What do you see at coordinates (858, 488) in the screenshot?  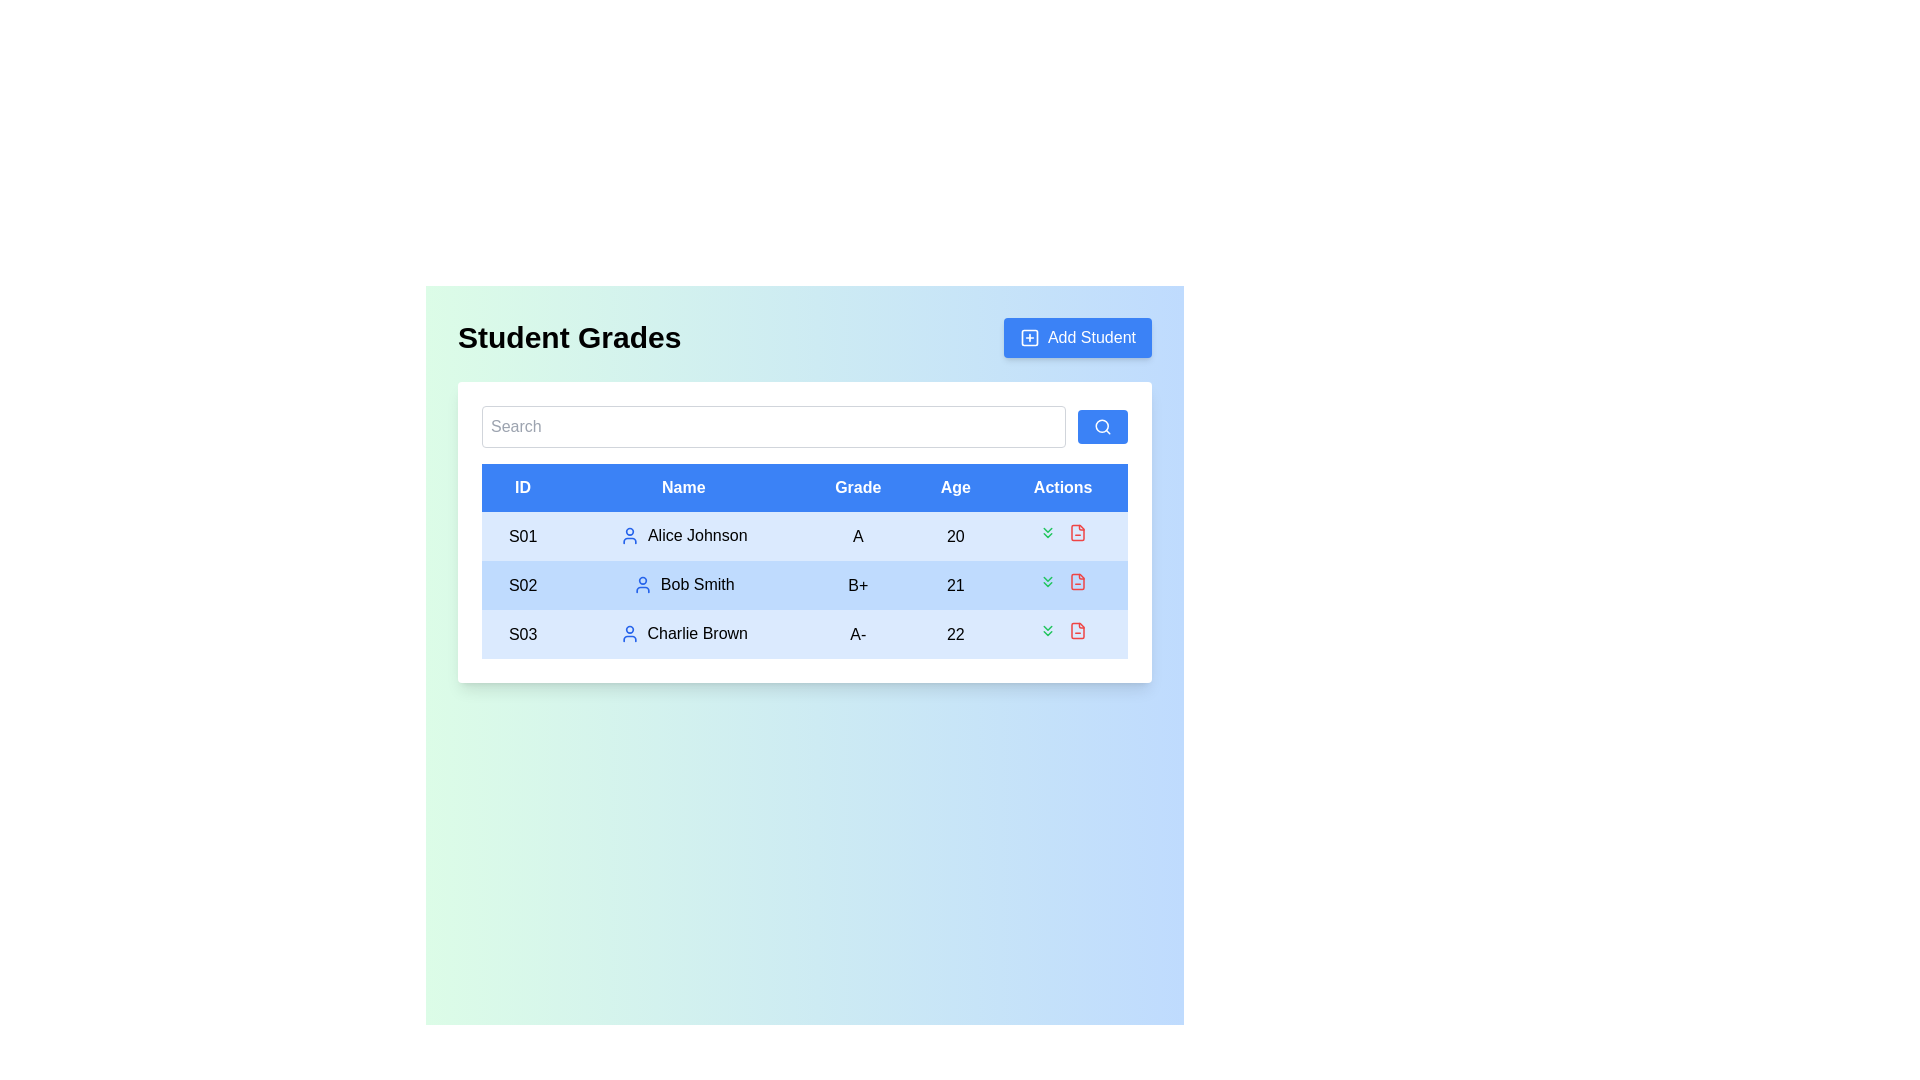 I see `the third column header in the table that indicates grades, located between the 'Name' and 'Age' headers` at bounding box center [858, 488].